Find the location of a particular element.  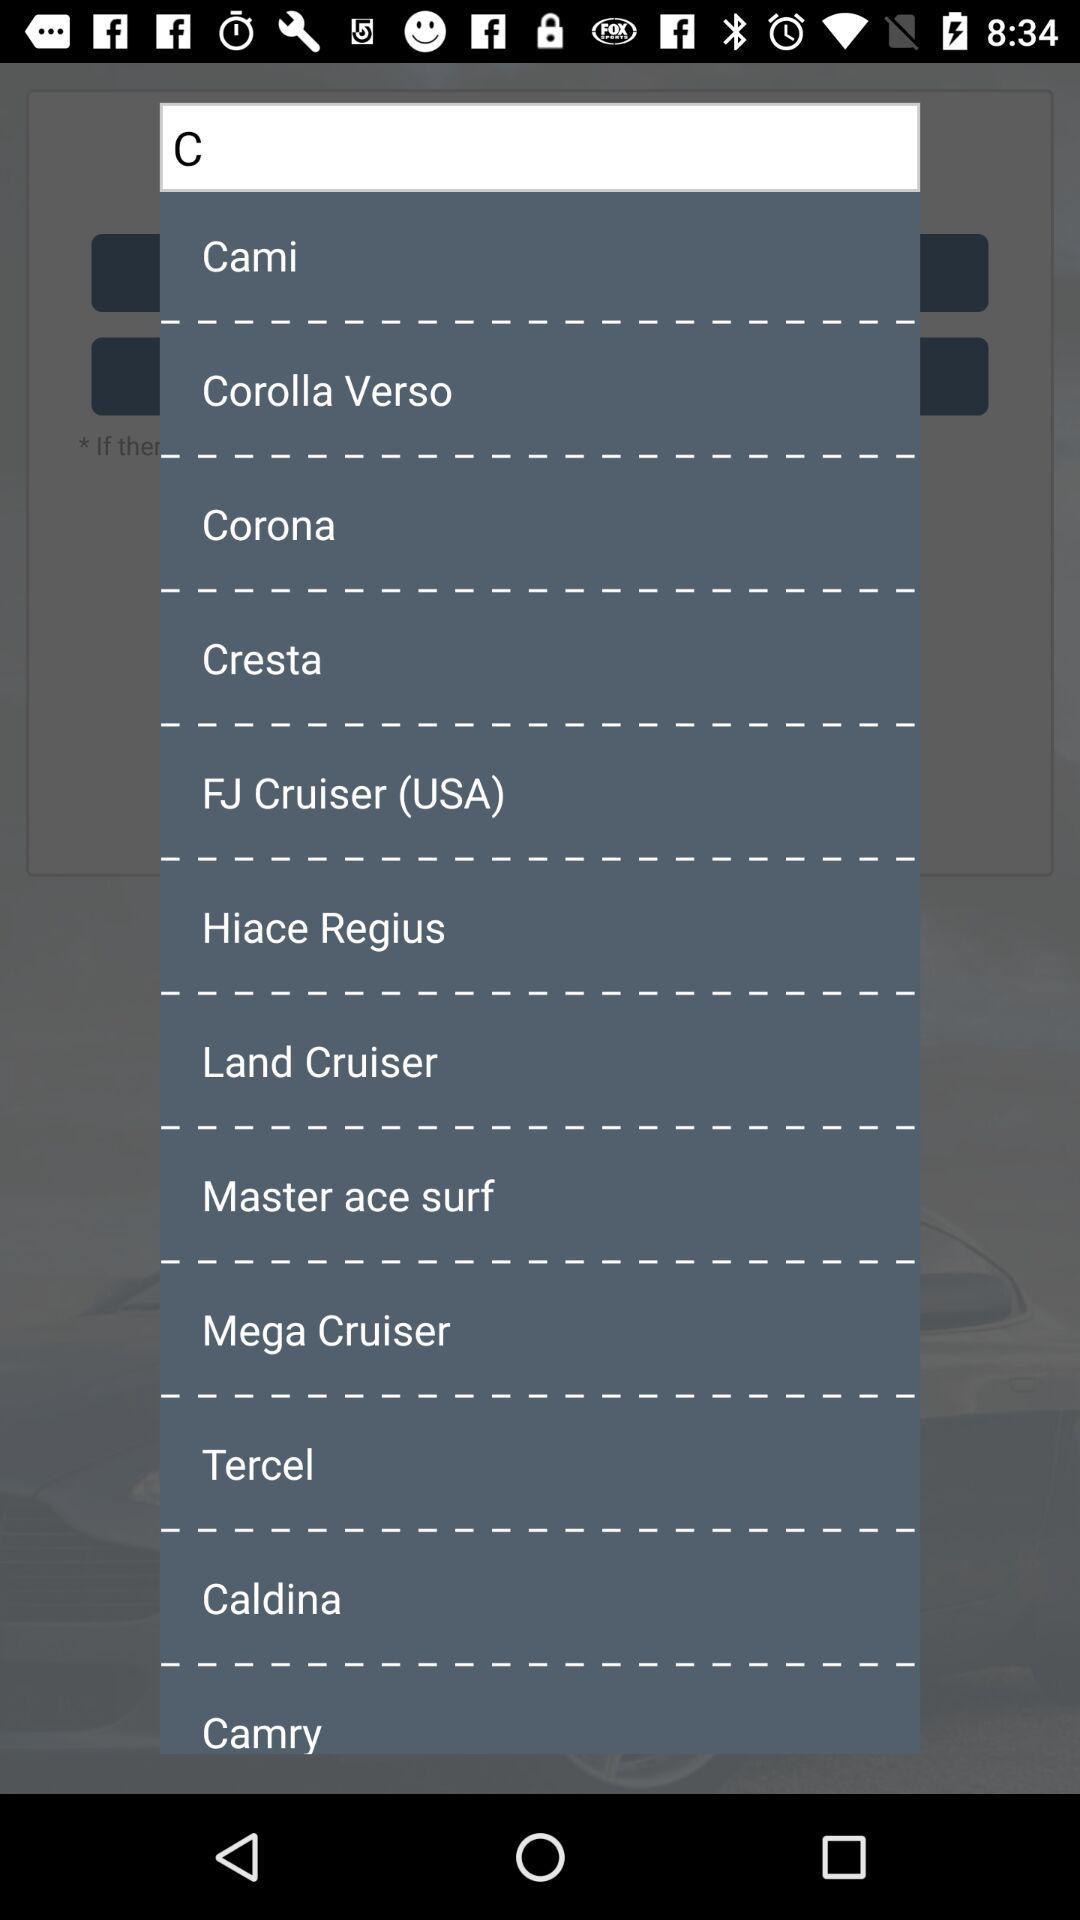

the item below the mega cruiser item is located at coordinates (540, 1463).